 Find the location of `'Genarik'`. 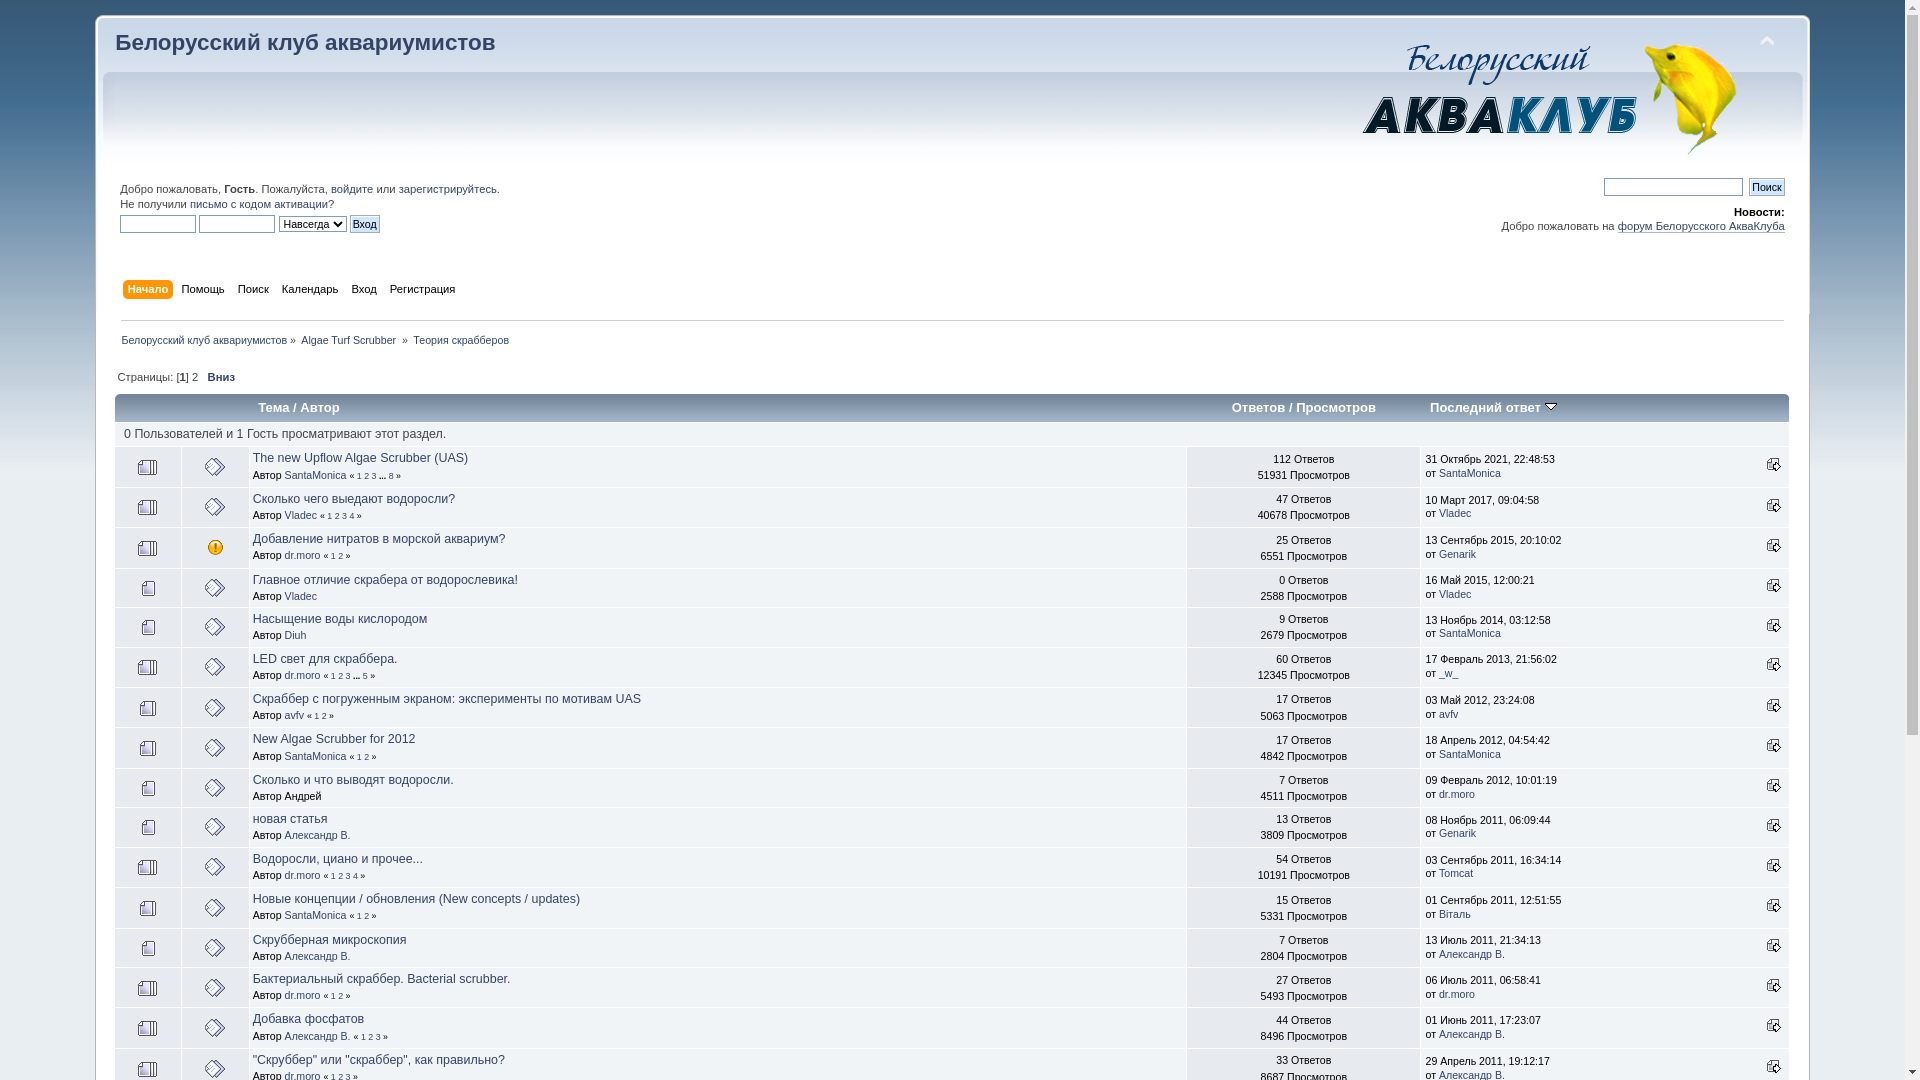

'Genarik' is located at coordinates (1457, 833).